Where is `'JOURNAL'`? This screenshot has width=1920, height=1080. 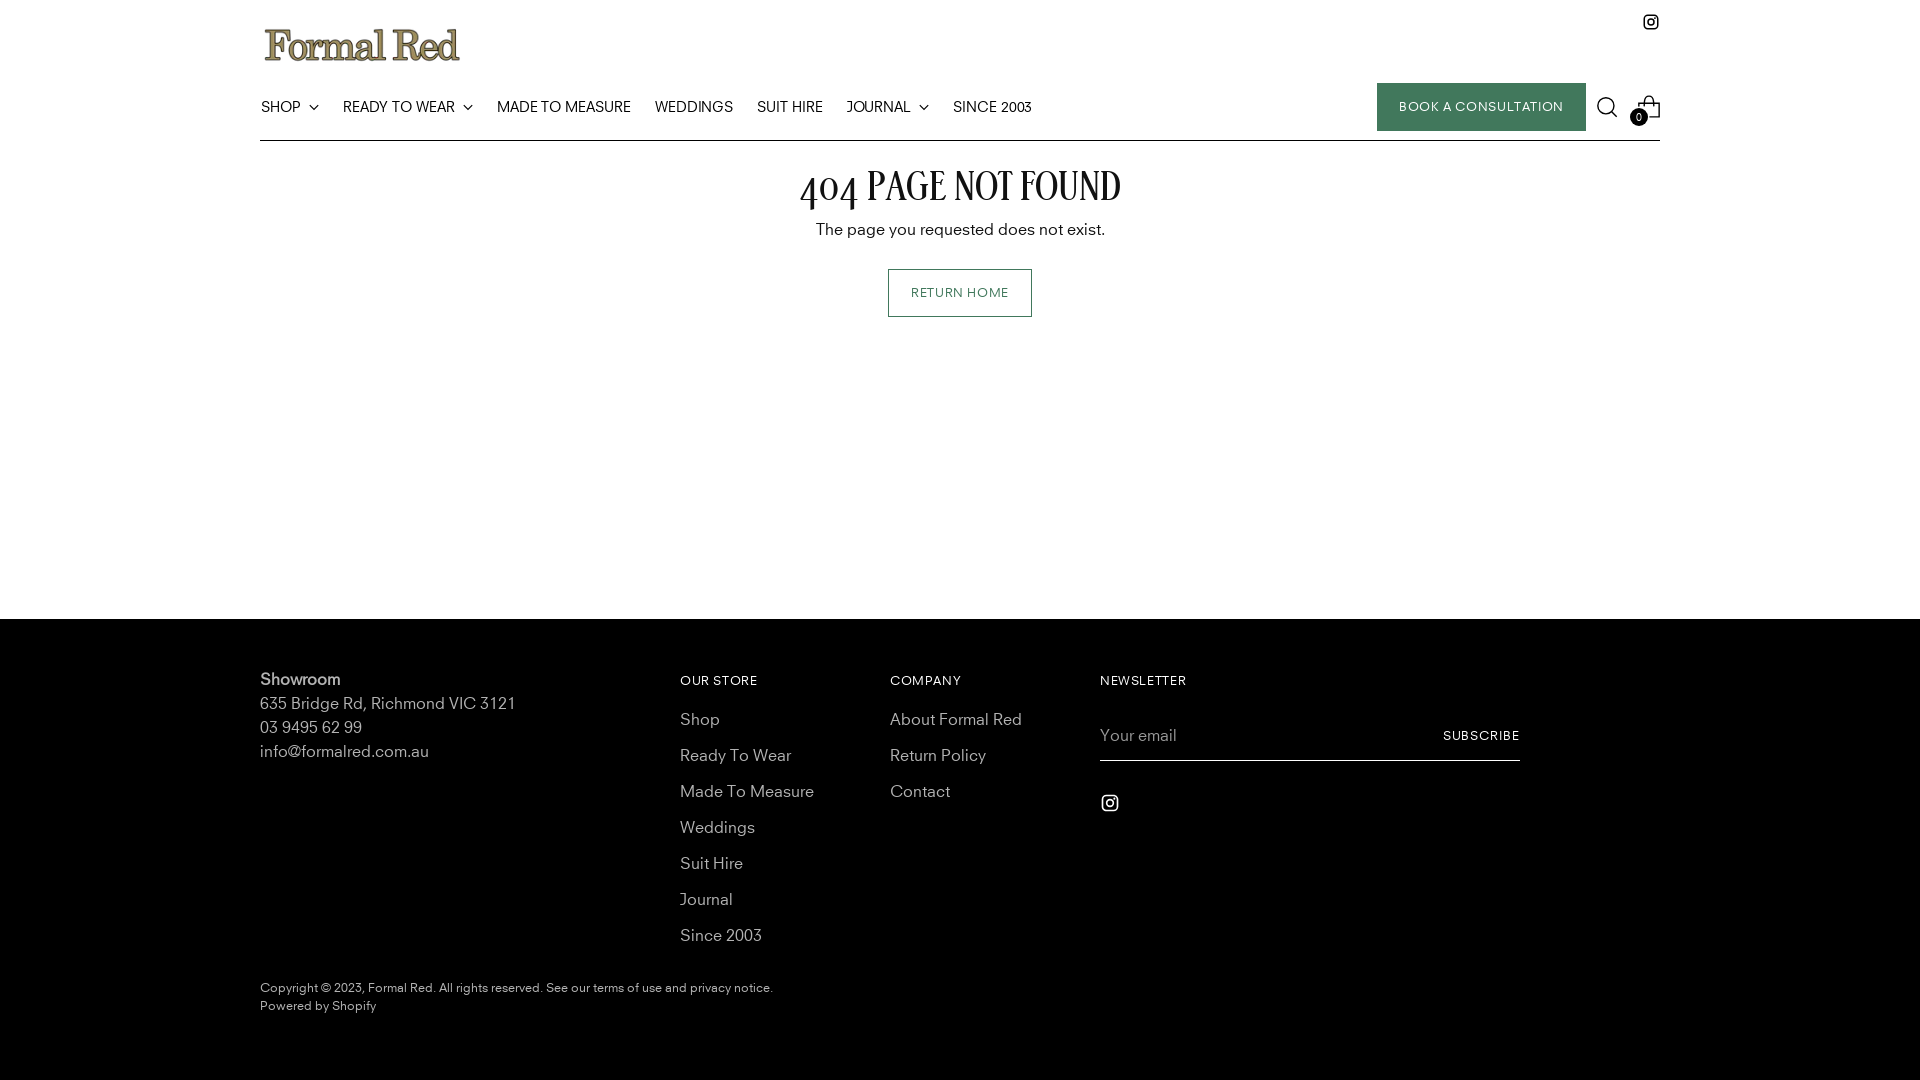 'JOURNAL' is located at coordinates (887, 107).